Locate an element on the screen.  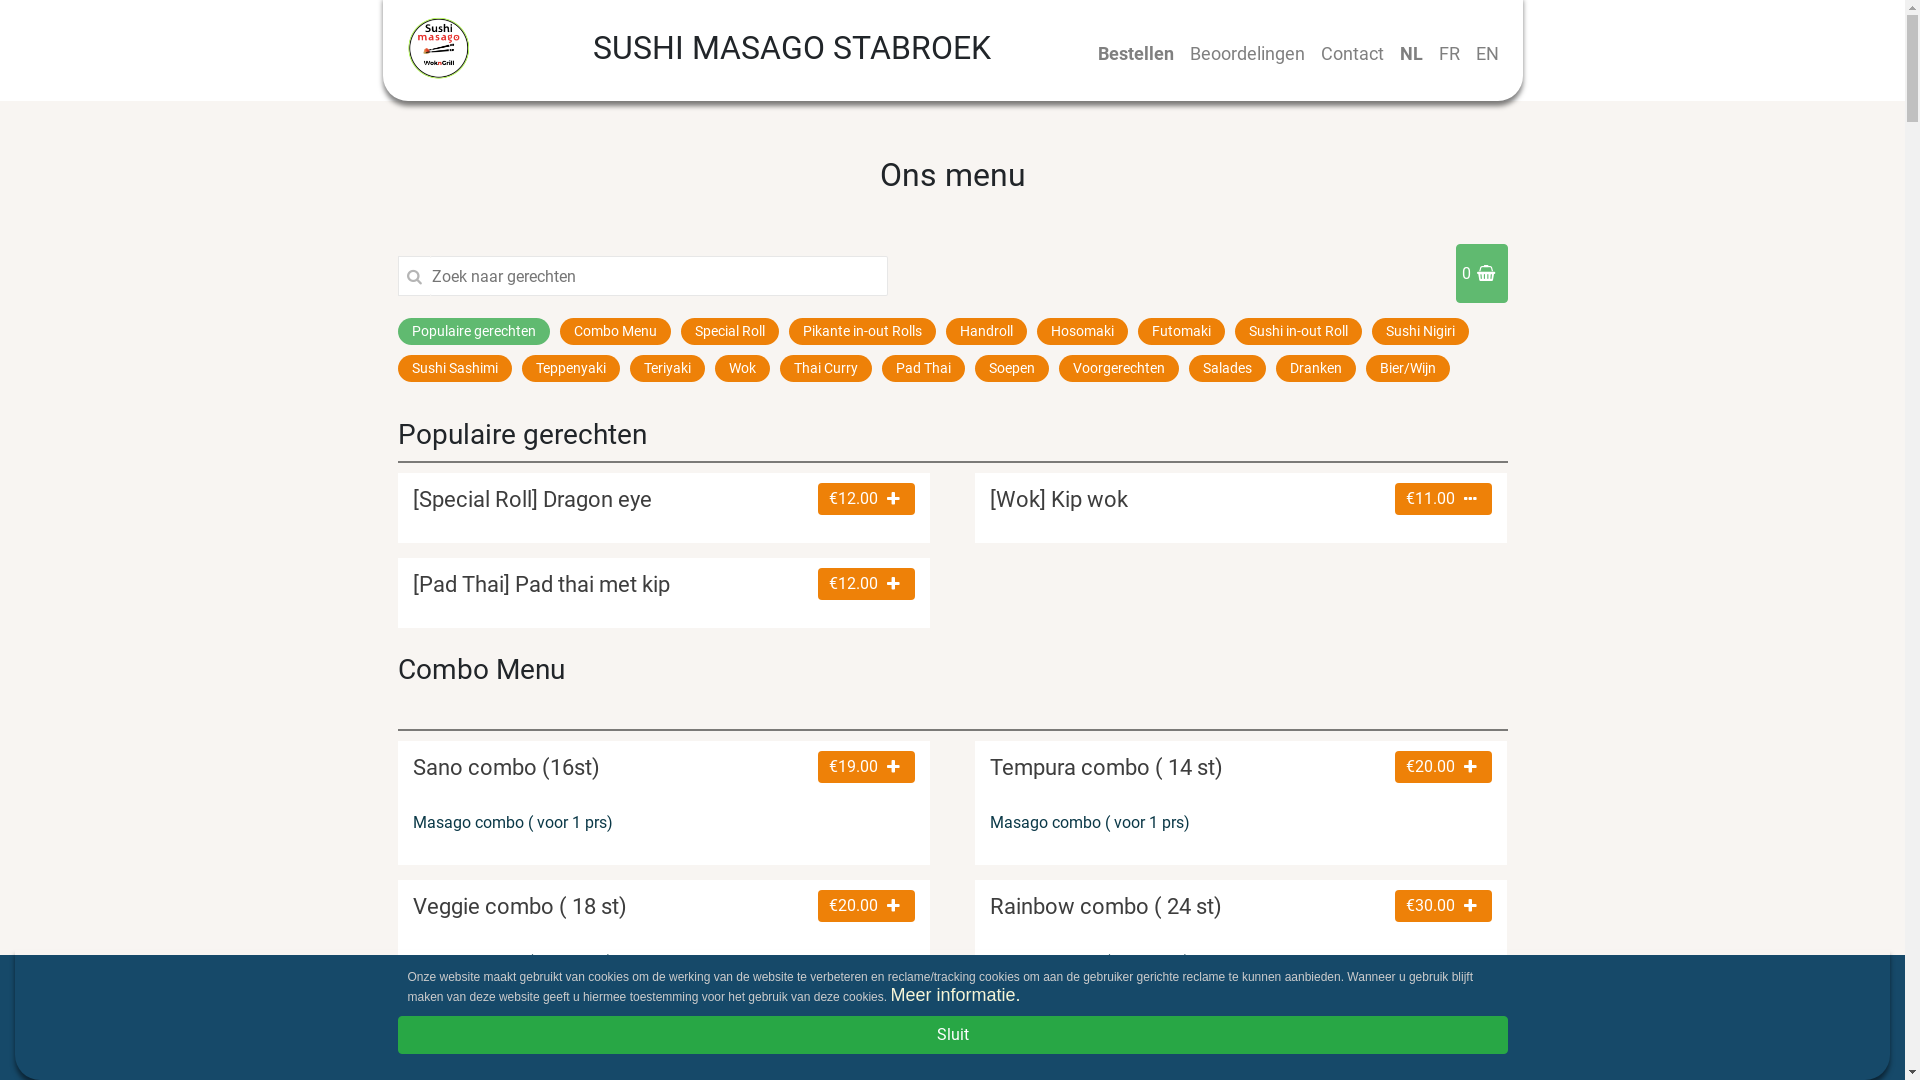
'Salades' is located at coordinates (1188, 368).